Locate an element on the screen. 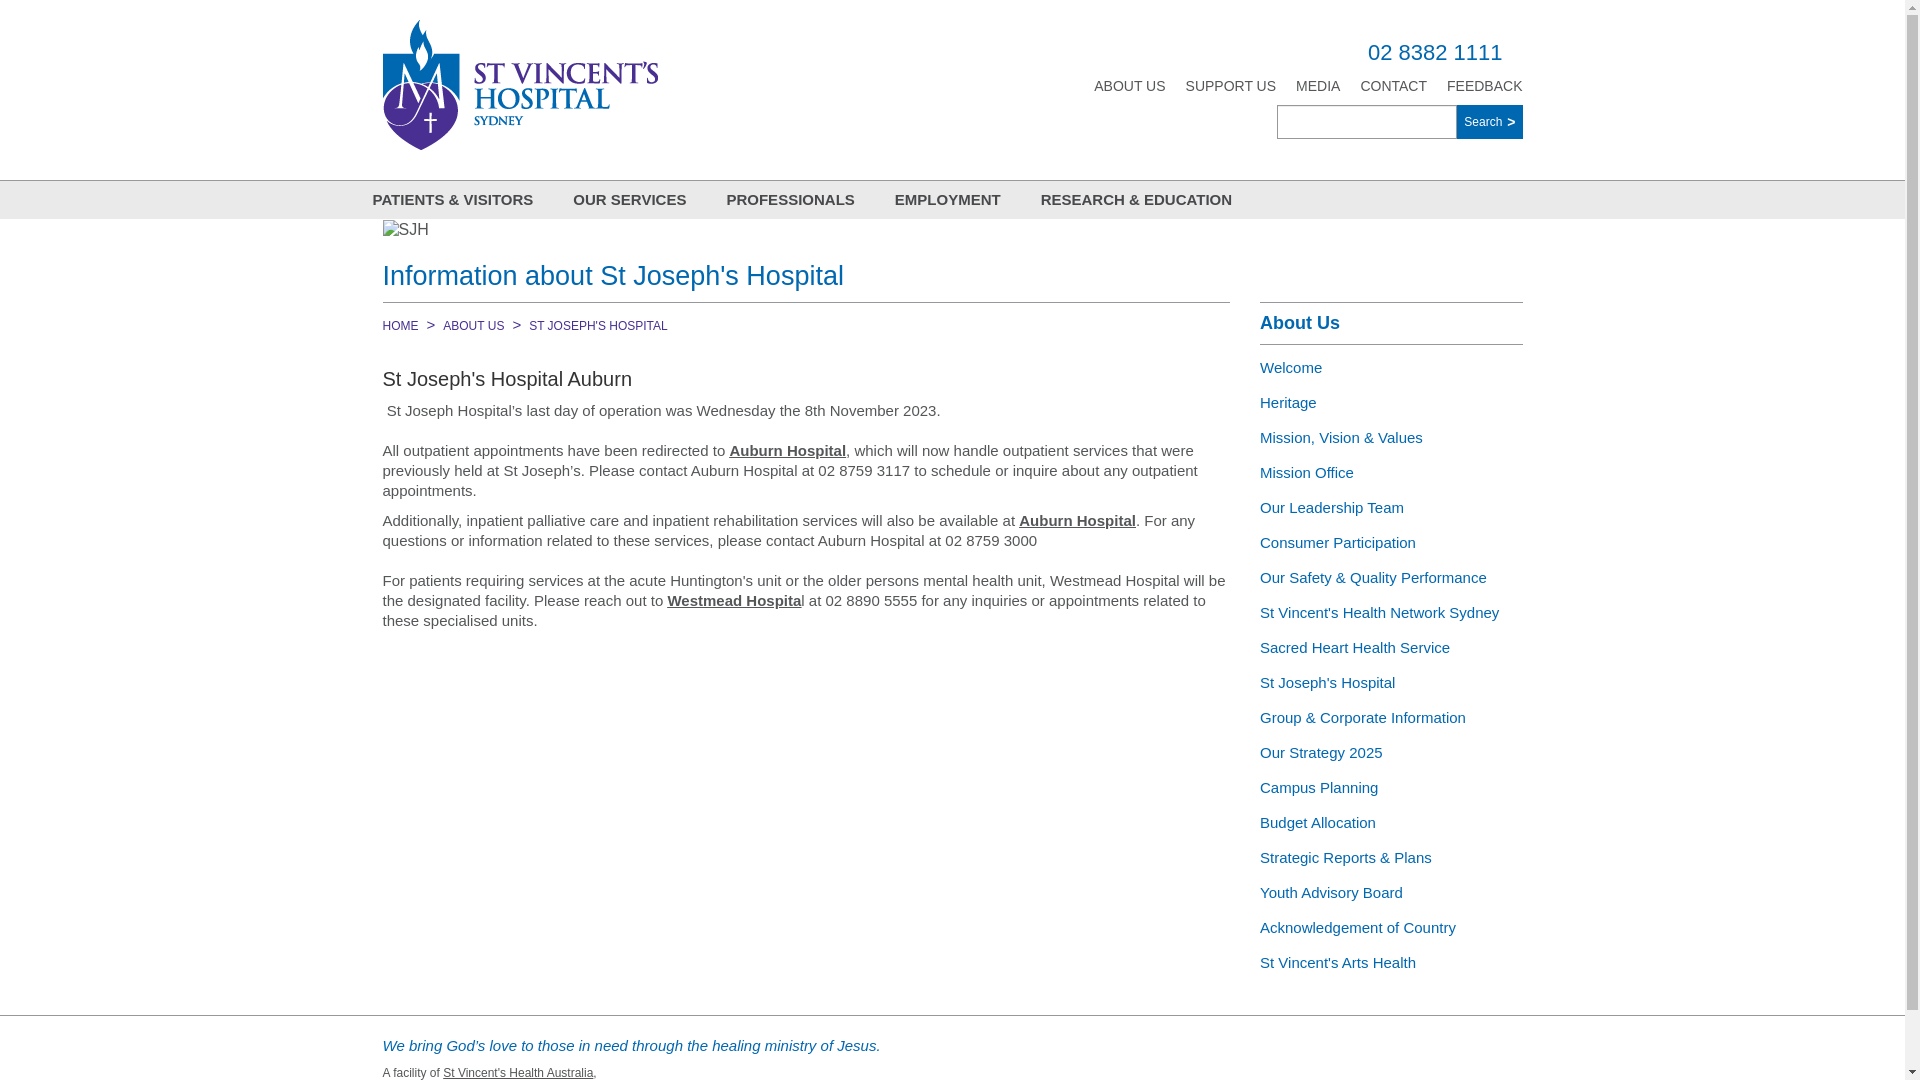  'Our Strategy 2025' is located at coordinates (1390, 752).